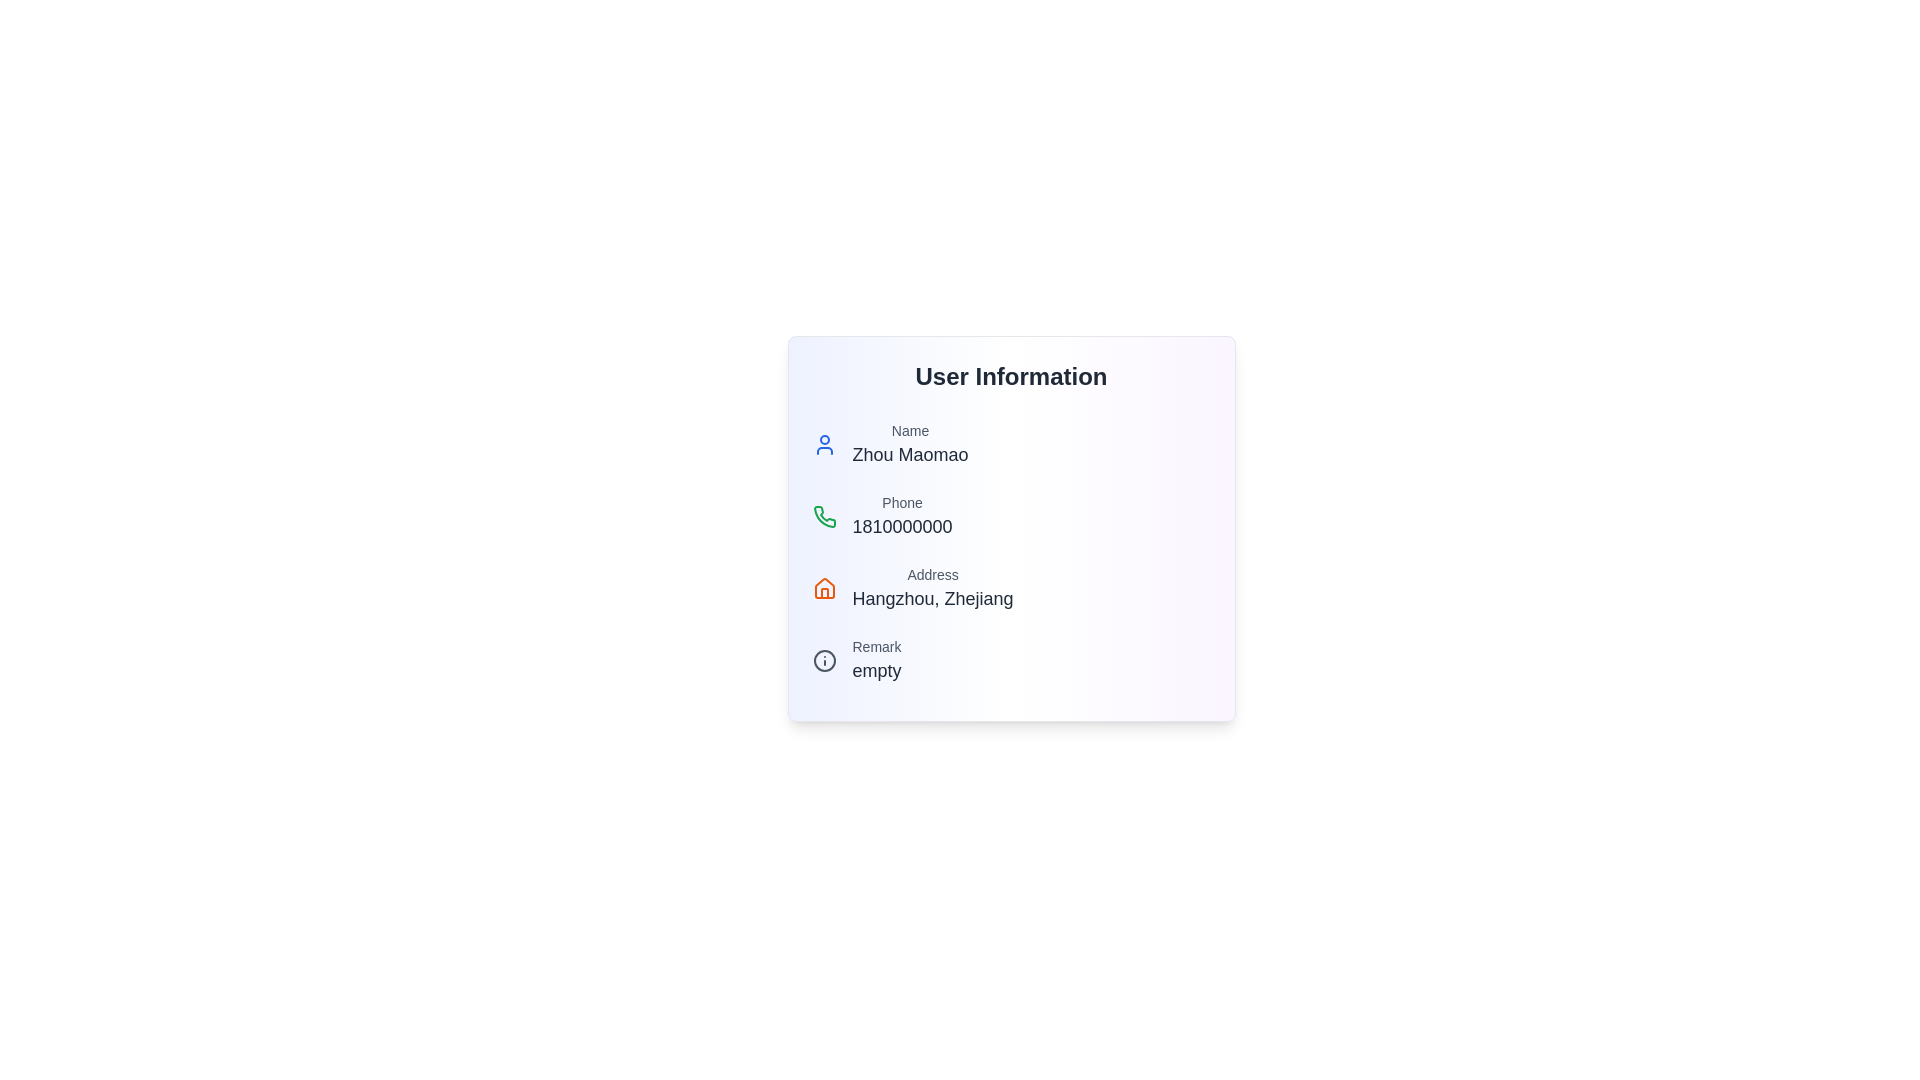 This screenshot has width=1920, height=1080. What do you see at coordinates (824, 515) in the screenshot?
I see `the green phone icon, which has a curved receiver shape and is located below the person icon and to the left of the 'Phone' label in the user information card` at bounding box center [824, 515].